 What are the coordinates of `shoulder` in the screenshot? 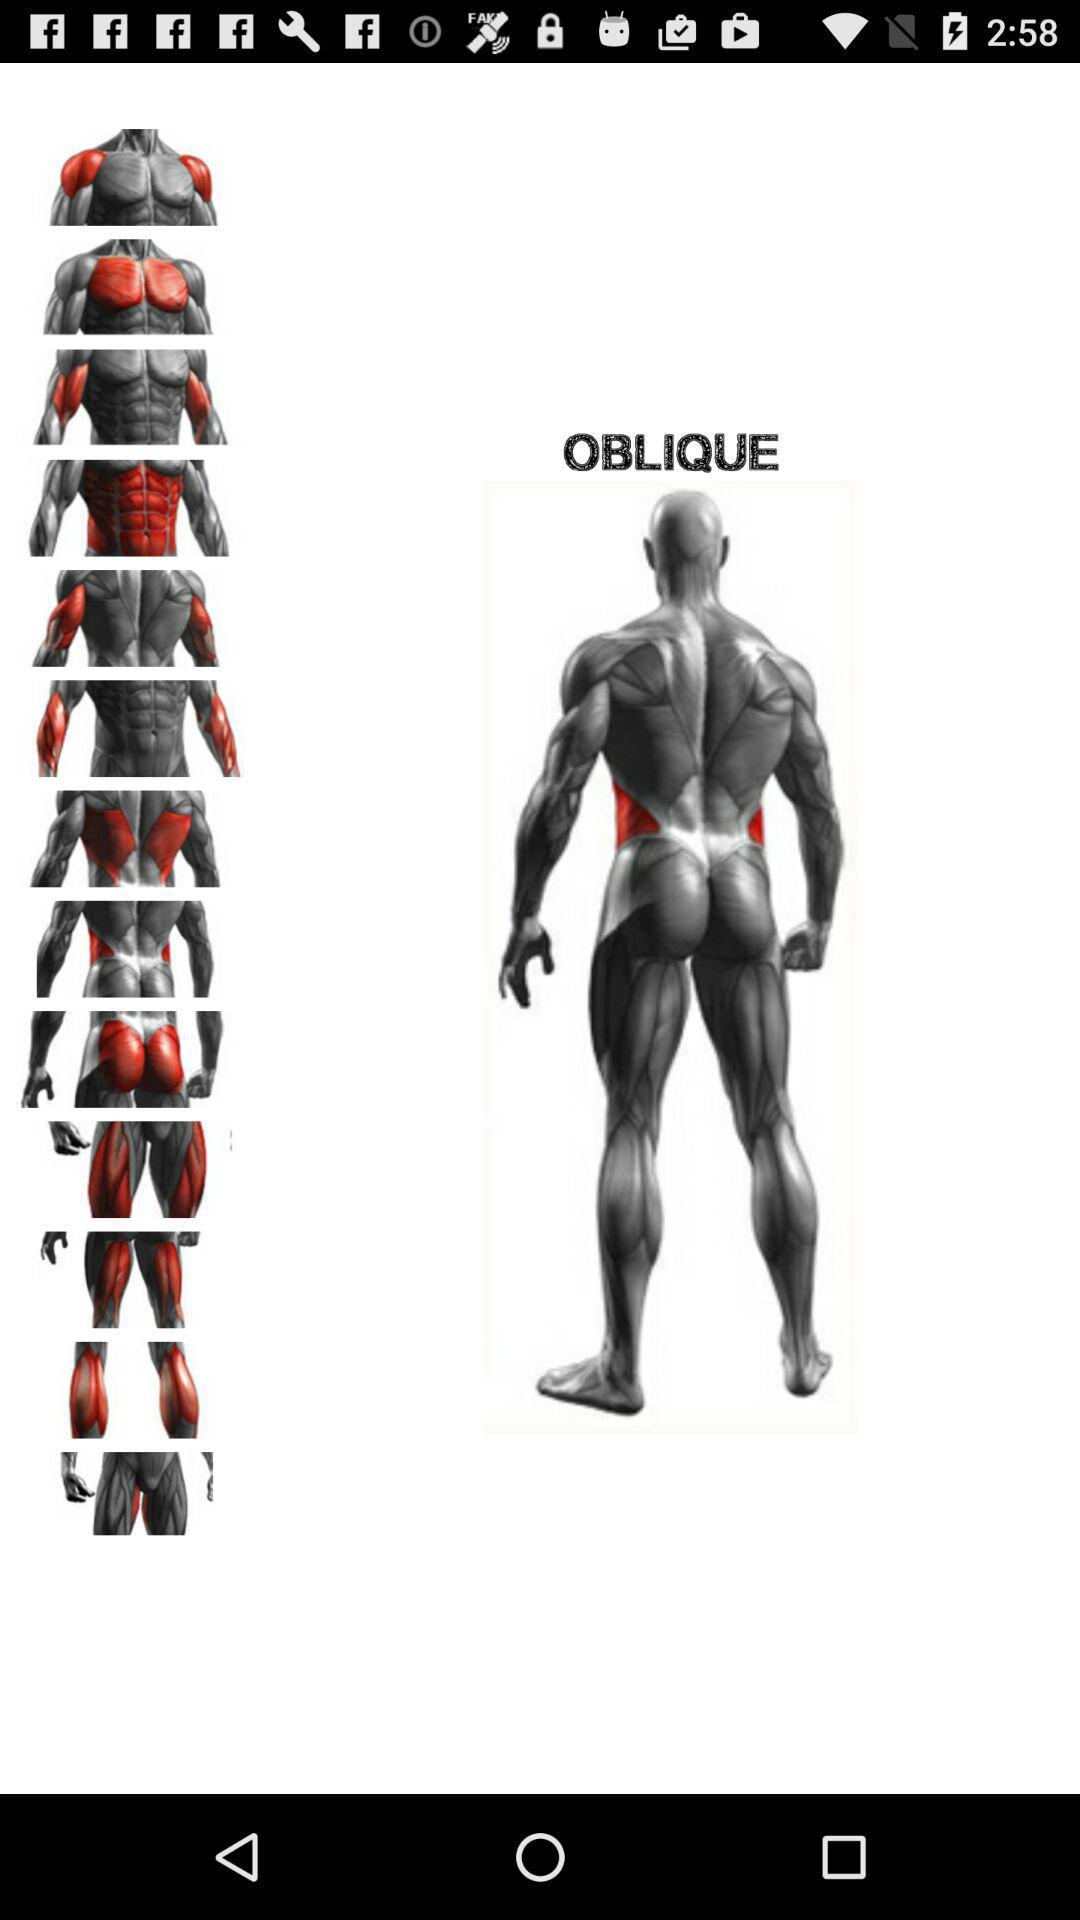 It's located at (131, 170).